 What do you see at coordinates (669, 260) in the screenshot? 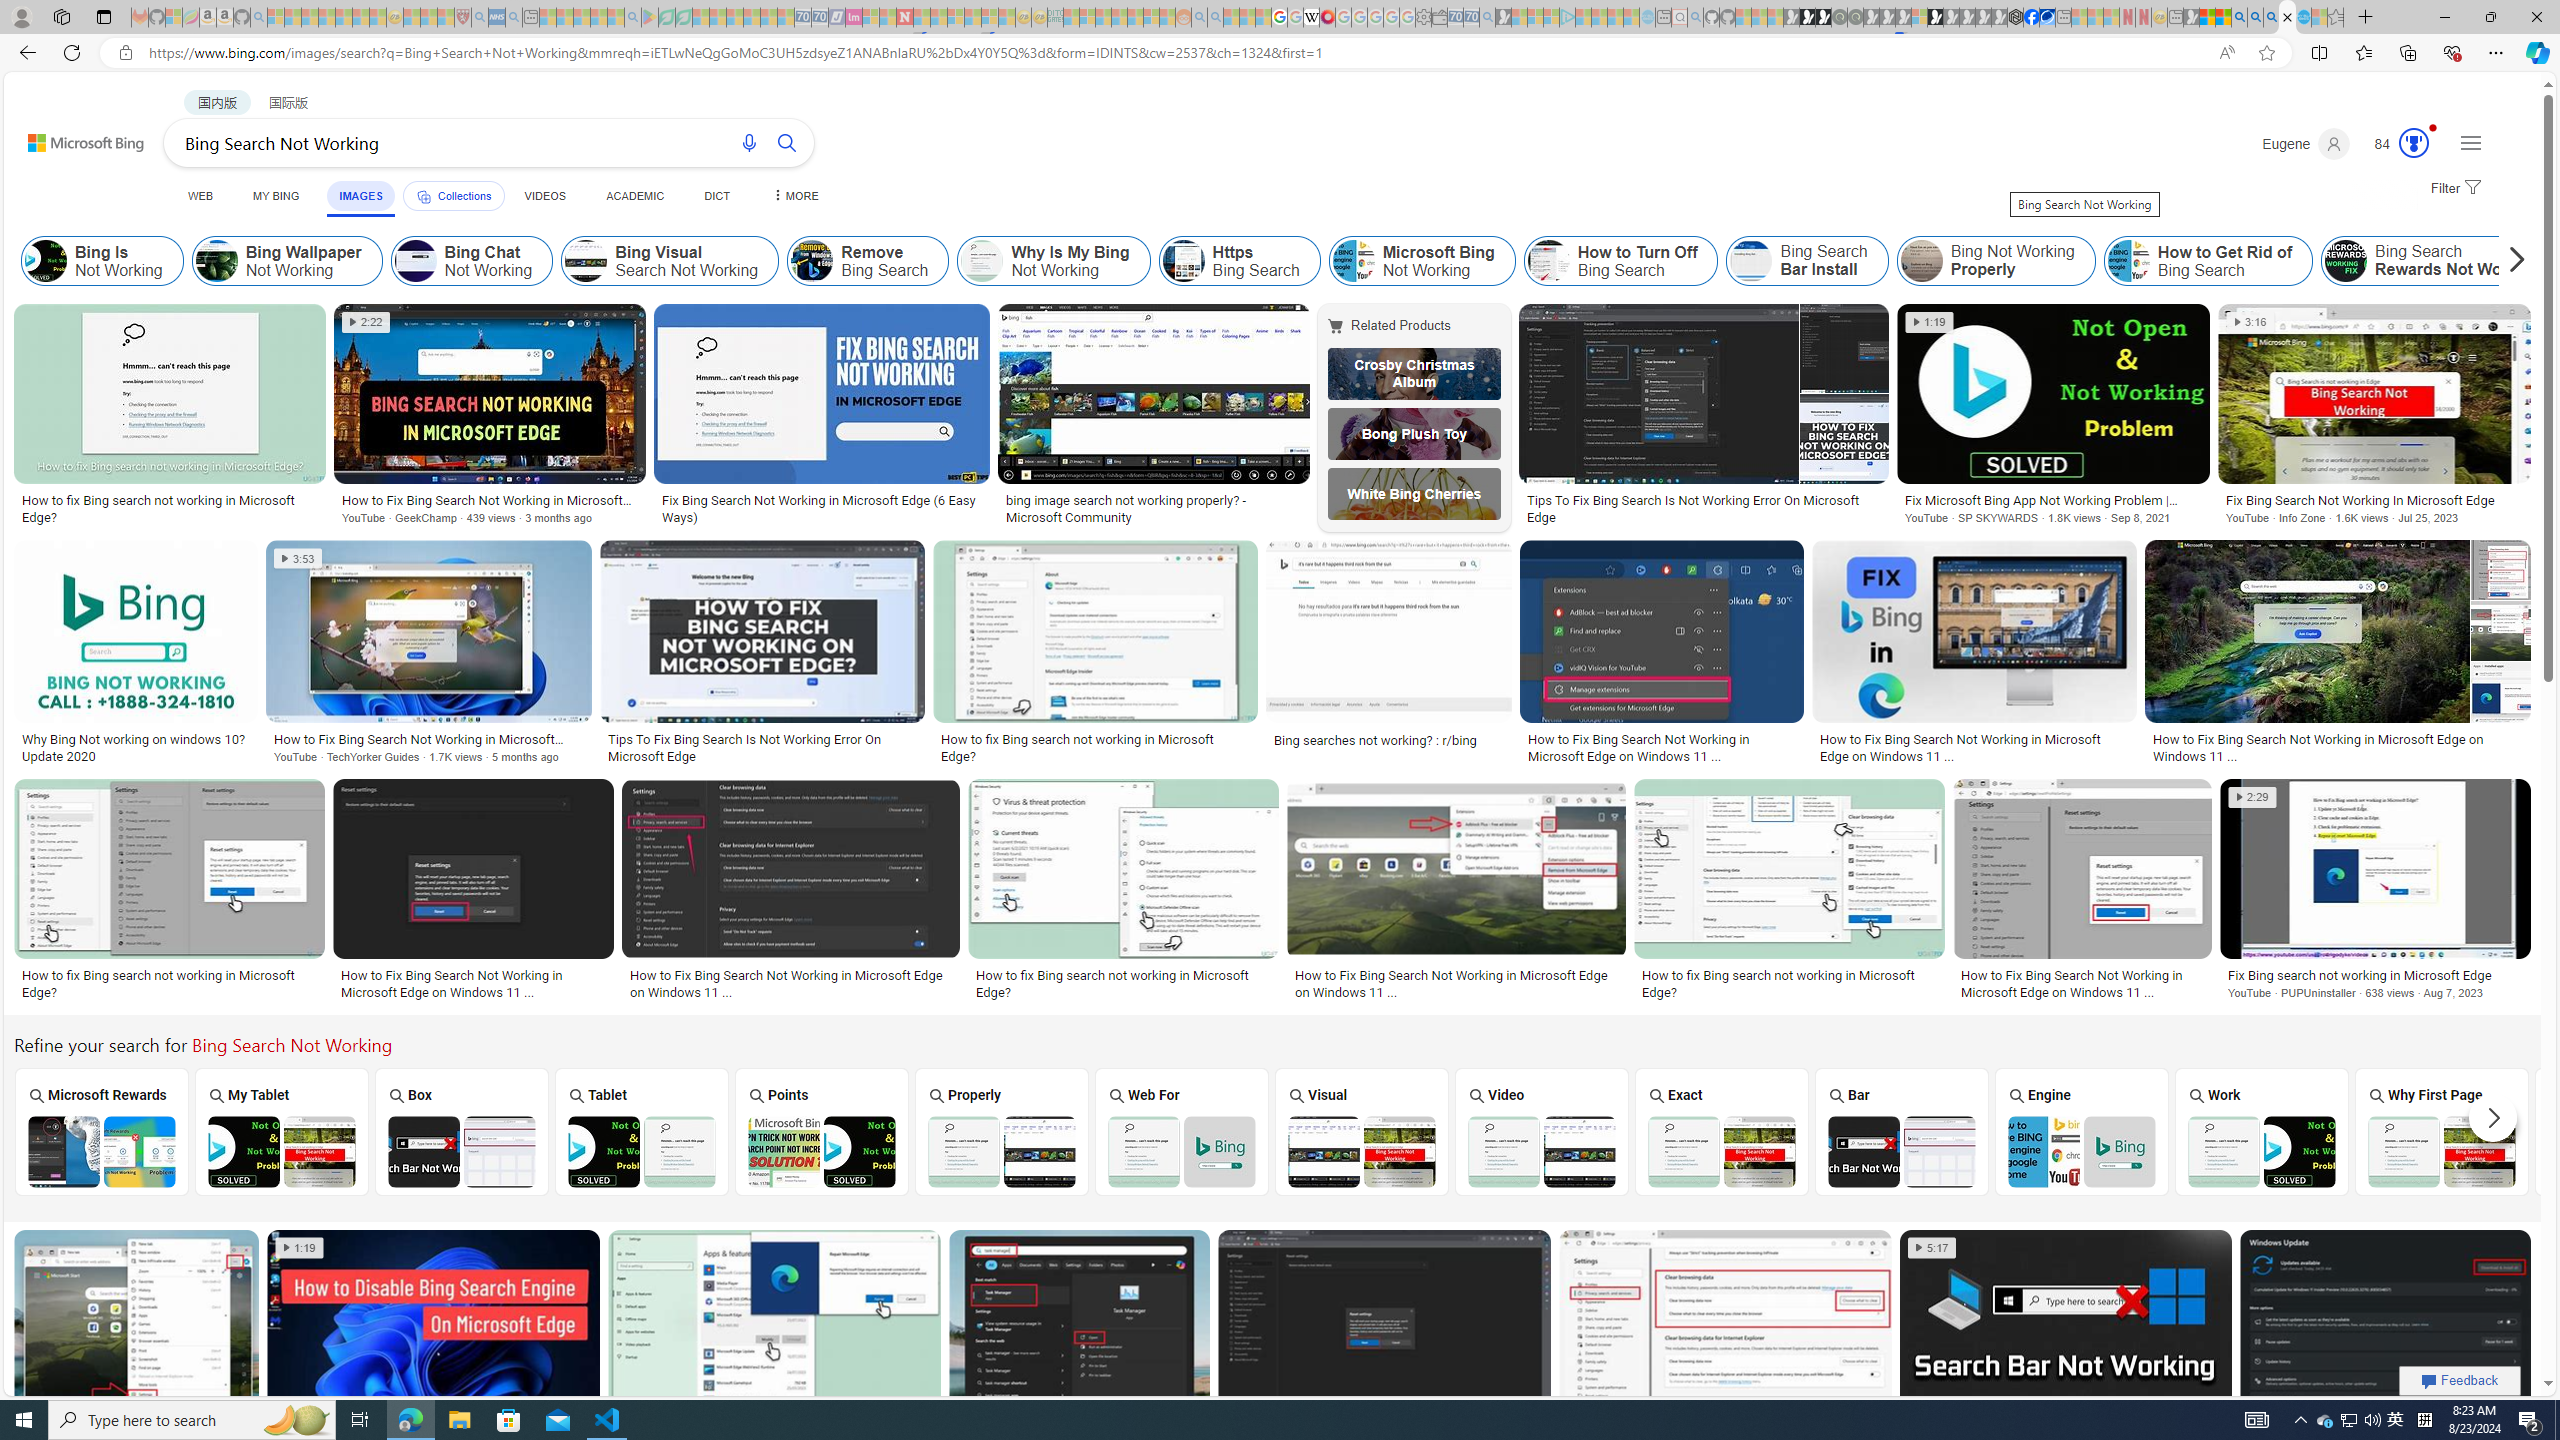
I see `'Bing Visual Search Not Working'` at bounding box center [669, 260].